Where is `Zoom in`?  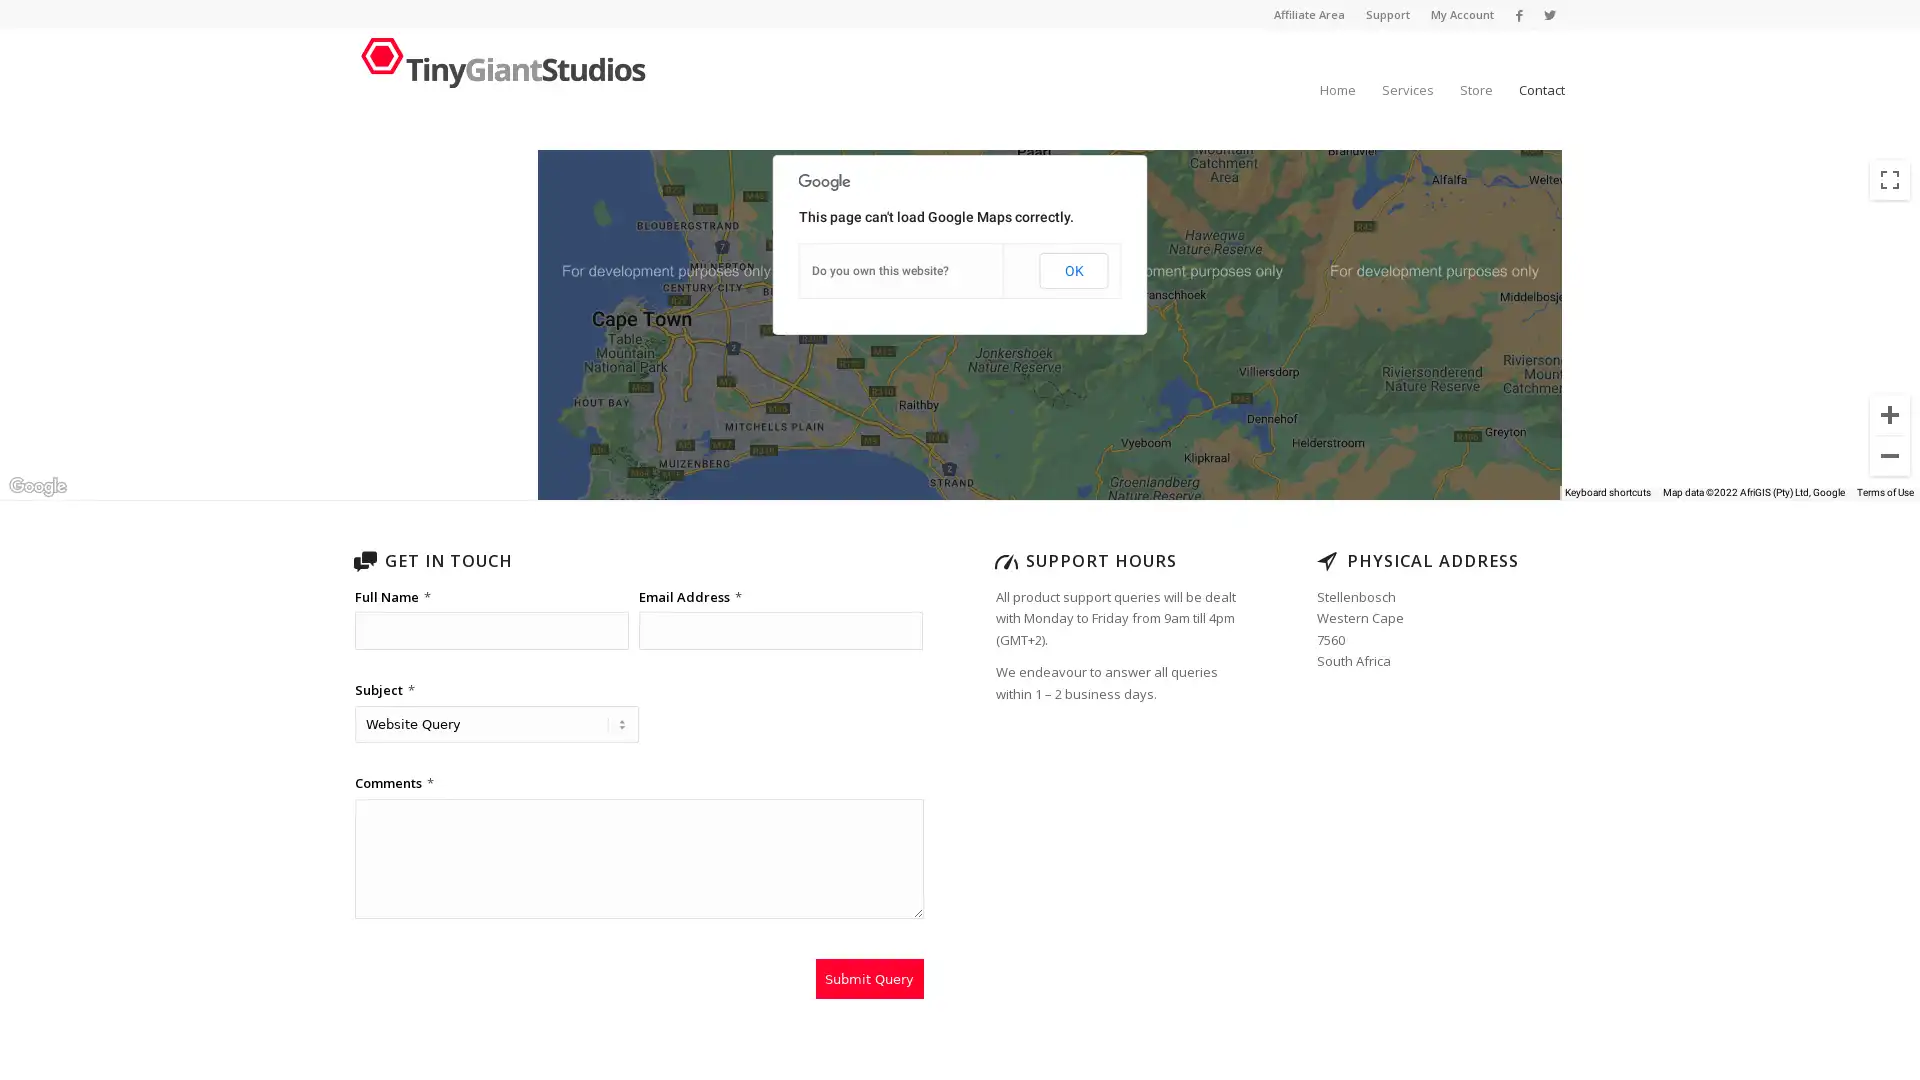 Zoom in is located at coordinates (1889, 414).